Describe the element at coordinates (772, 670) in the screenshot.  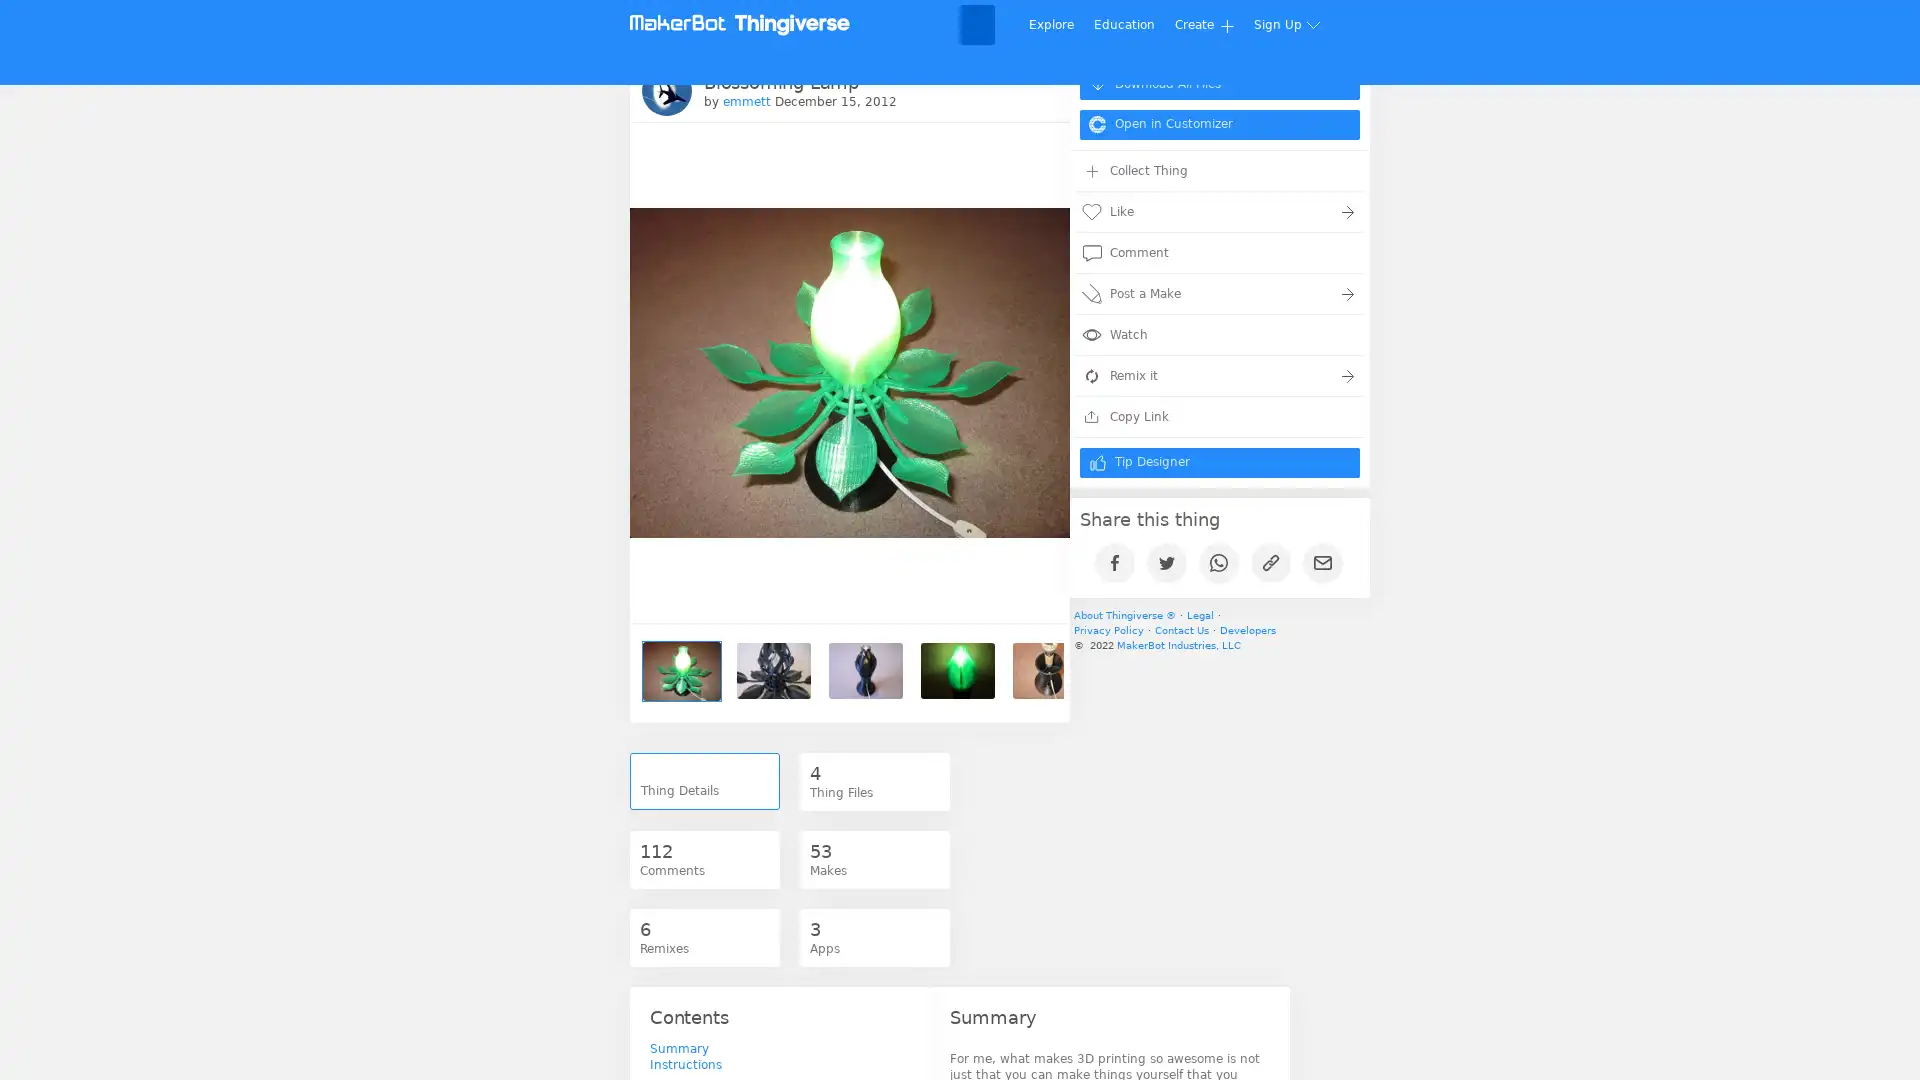
I see `slide item 2` at that location.